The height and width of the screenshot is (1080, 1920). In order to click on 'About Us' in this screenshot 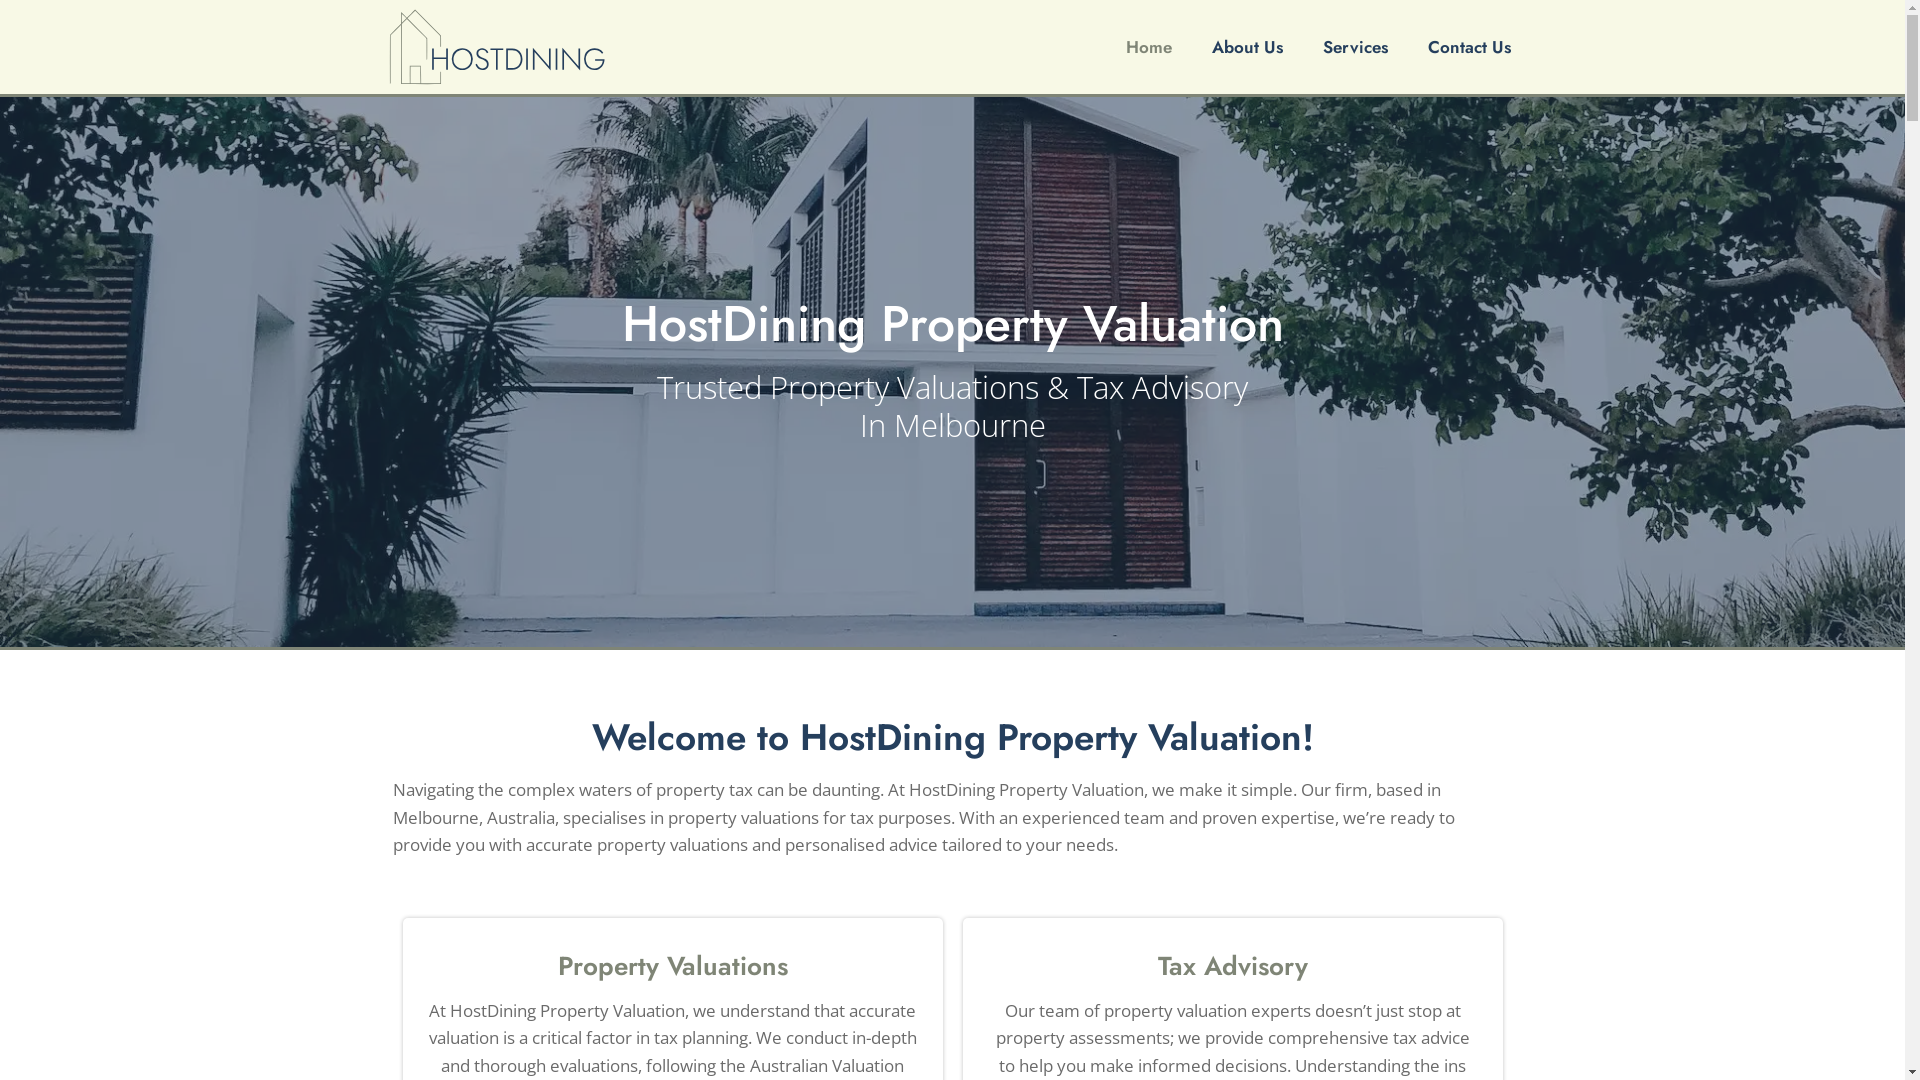, I will do `click(1246, 45)`.